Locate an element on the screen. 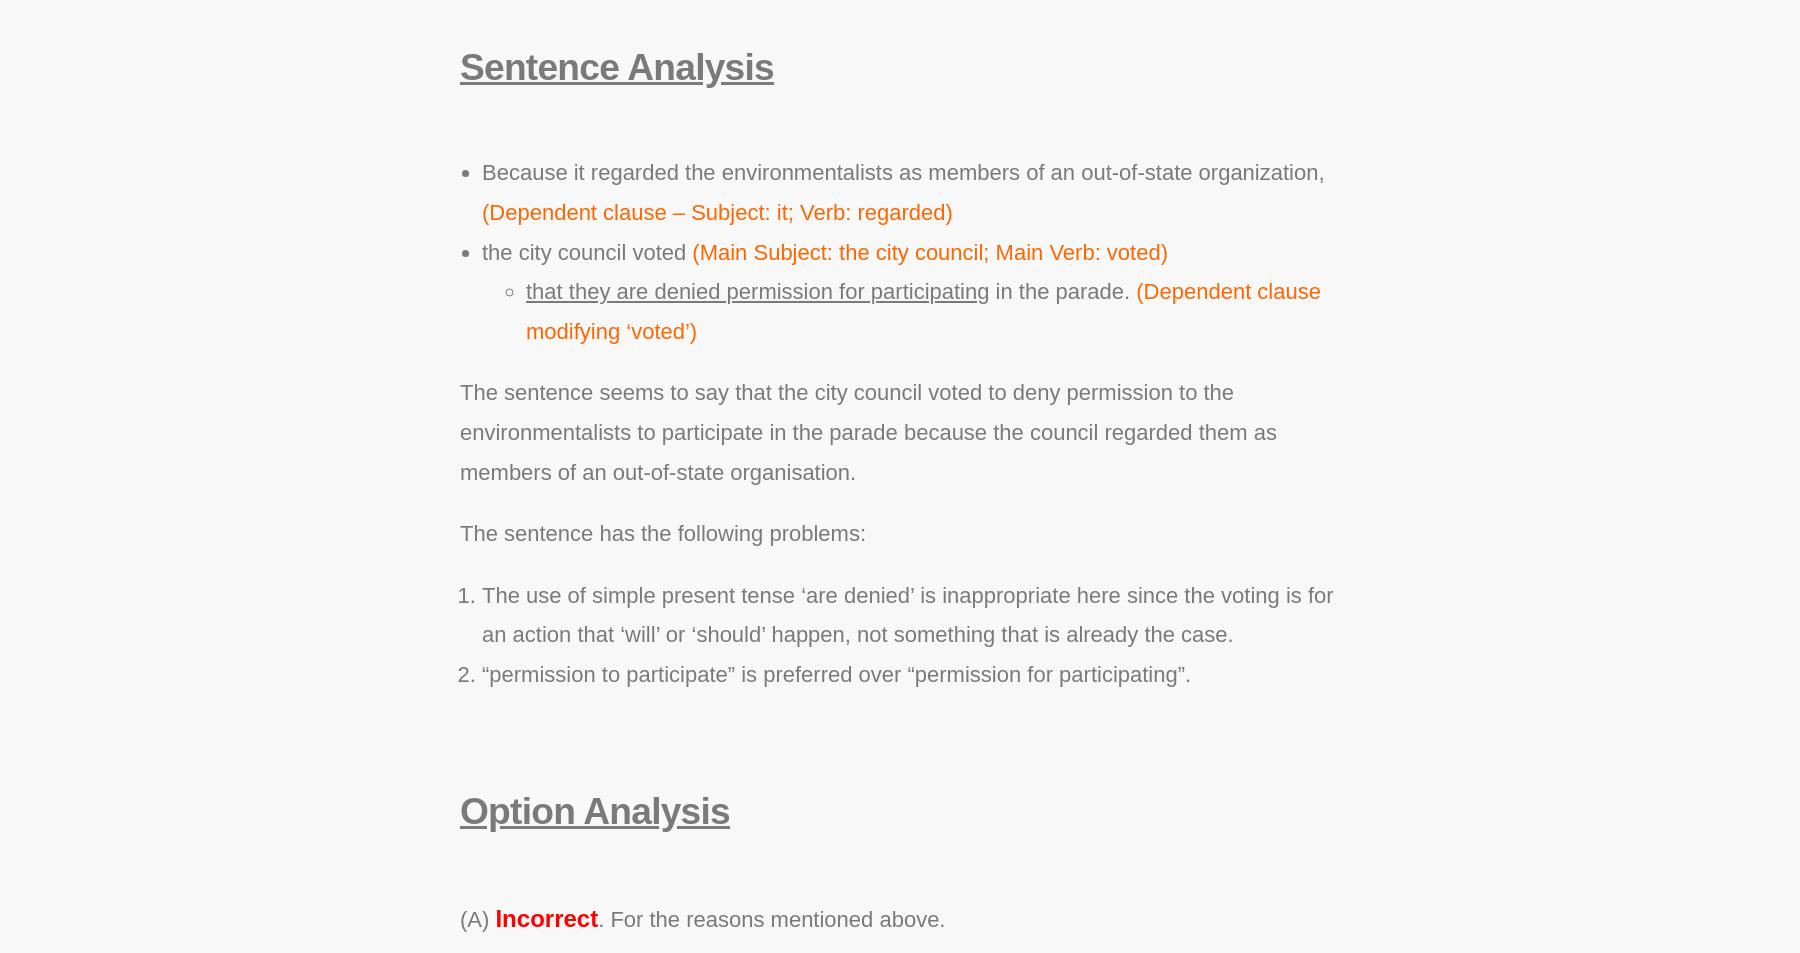 The width and height of the screenshot is (1800, 953). 'Option Analysis' is located at coordinates (585, 809).